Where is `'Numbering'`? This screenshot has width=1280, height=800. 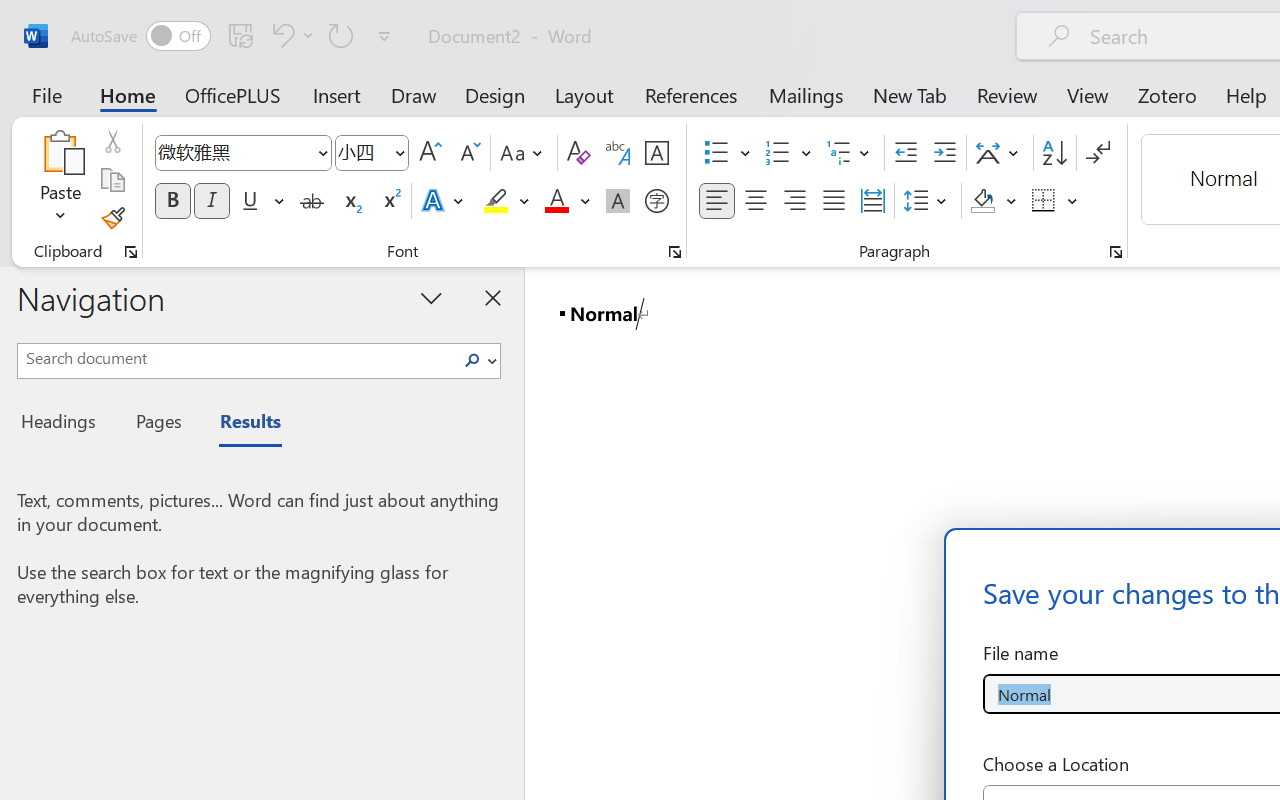 'Numbering' is located at coordinates (777, 153).